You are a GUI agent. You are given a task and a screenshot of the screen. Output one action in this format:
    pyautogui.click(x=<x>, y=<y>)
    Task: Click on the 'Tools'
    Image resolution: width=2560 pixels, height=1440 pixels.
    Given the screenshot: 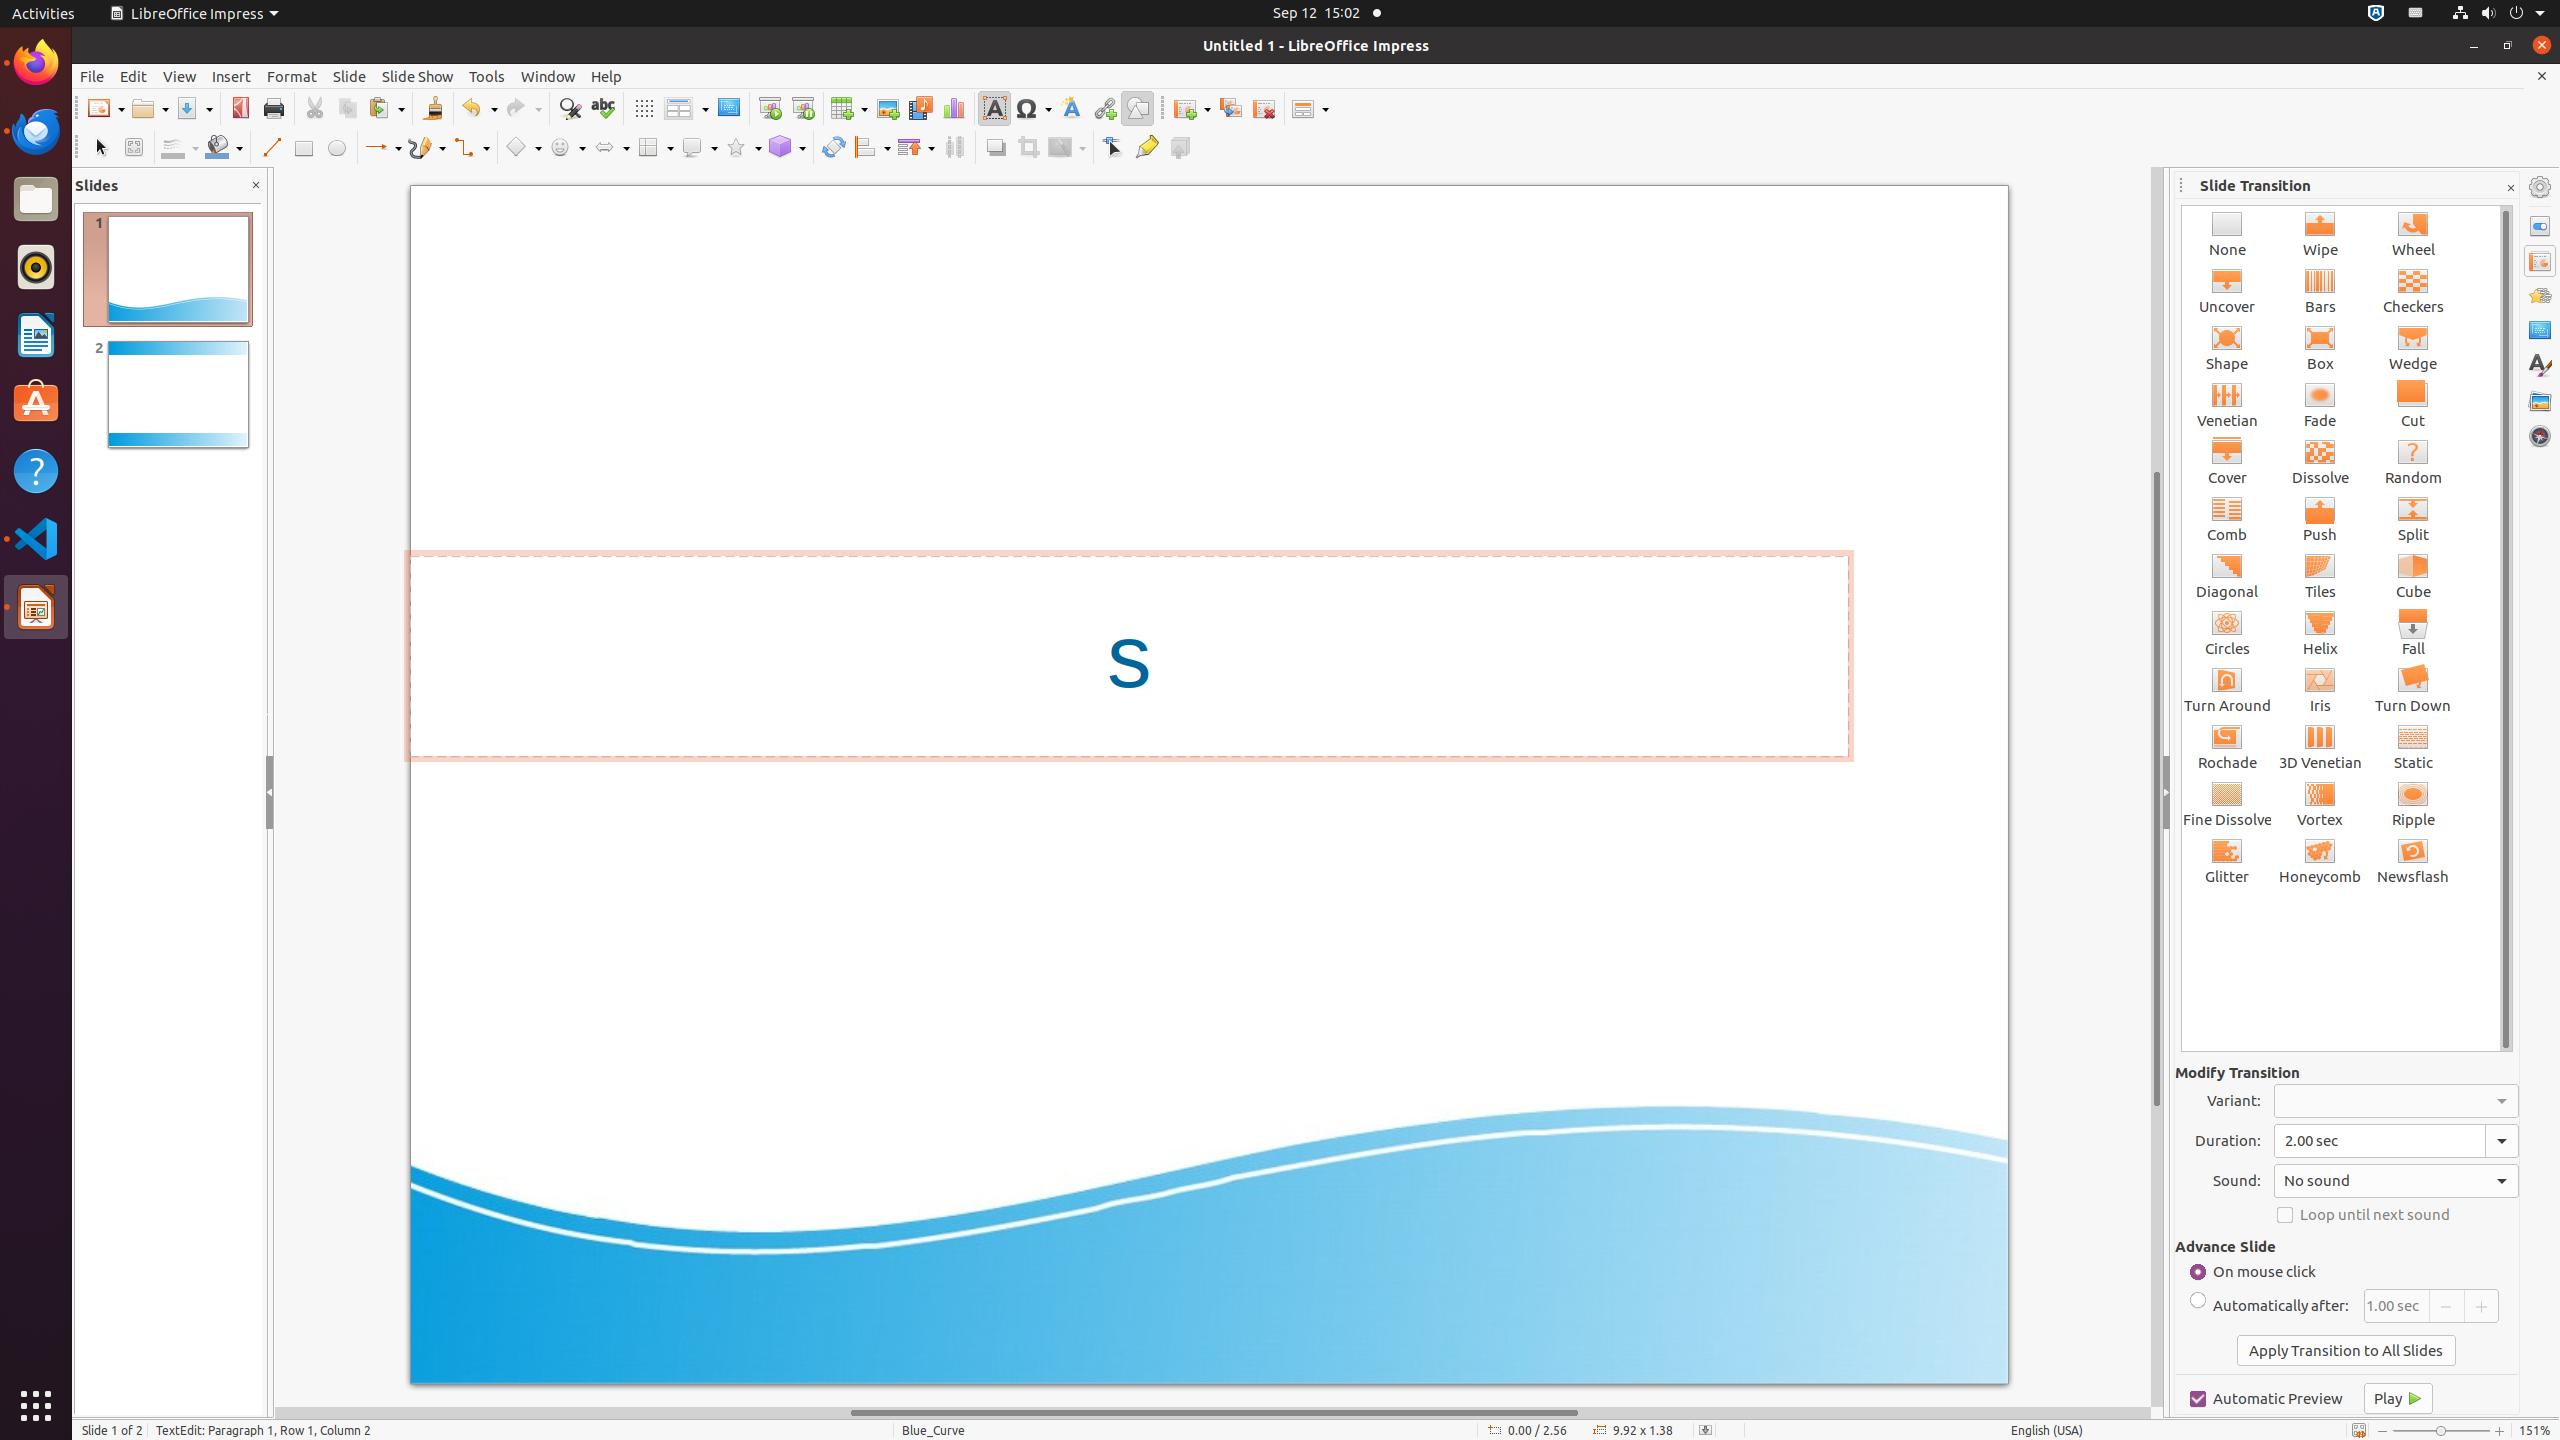 What is the action you would take?
    pyautogui.click(x=485, y=76)
    